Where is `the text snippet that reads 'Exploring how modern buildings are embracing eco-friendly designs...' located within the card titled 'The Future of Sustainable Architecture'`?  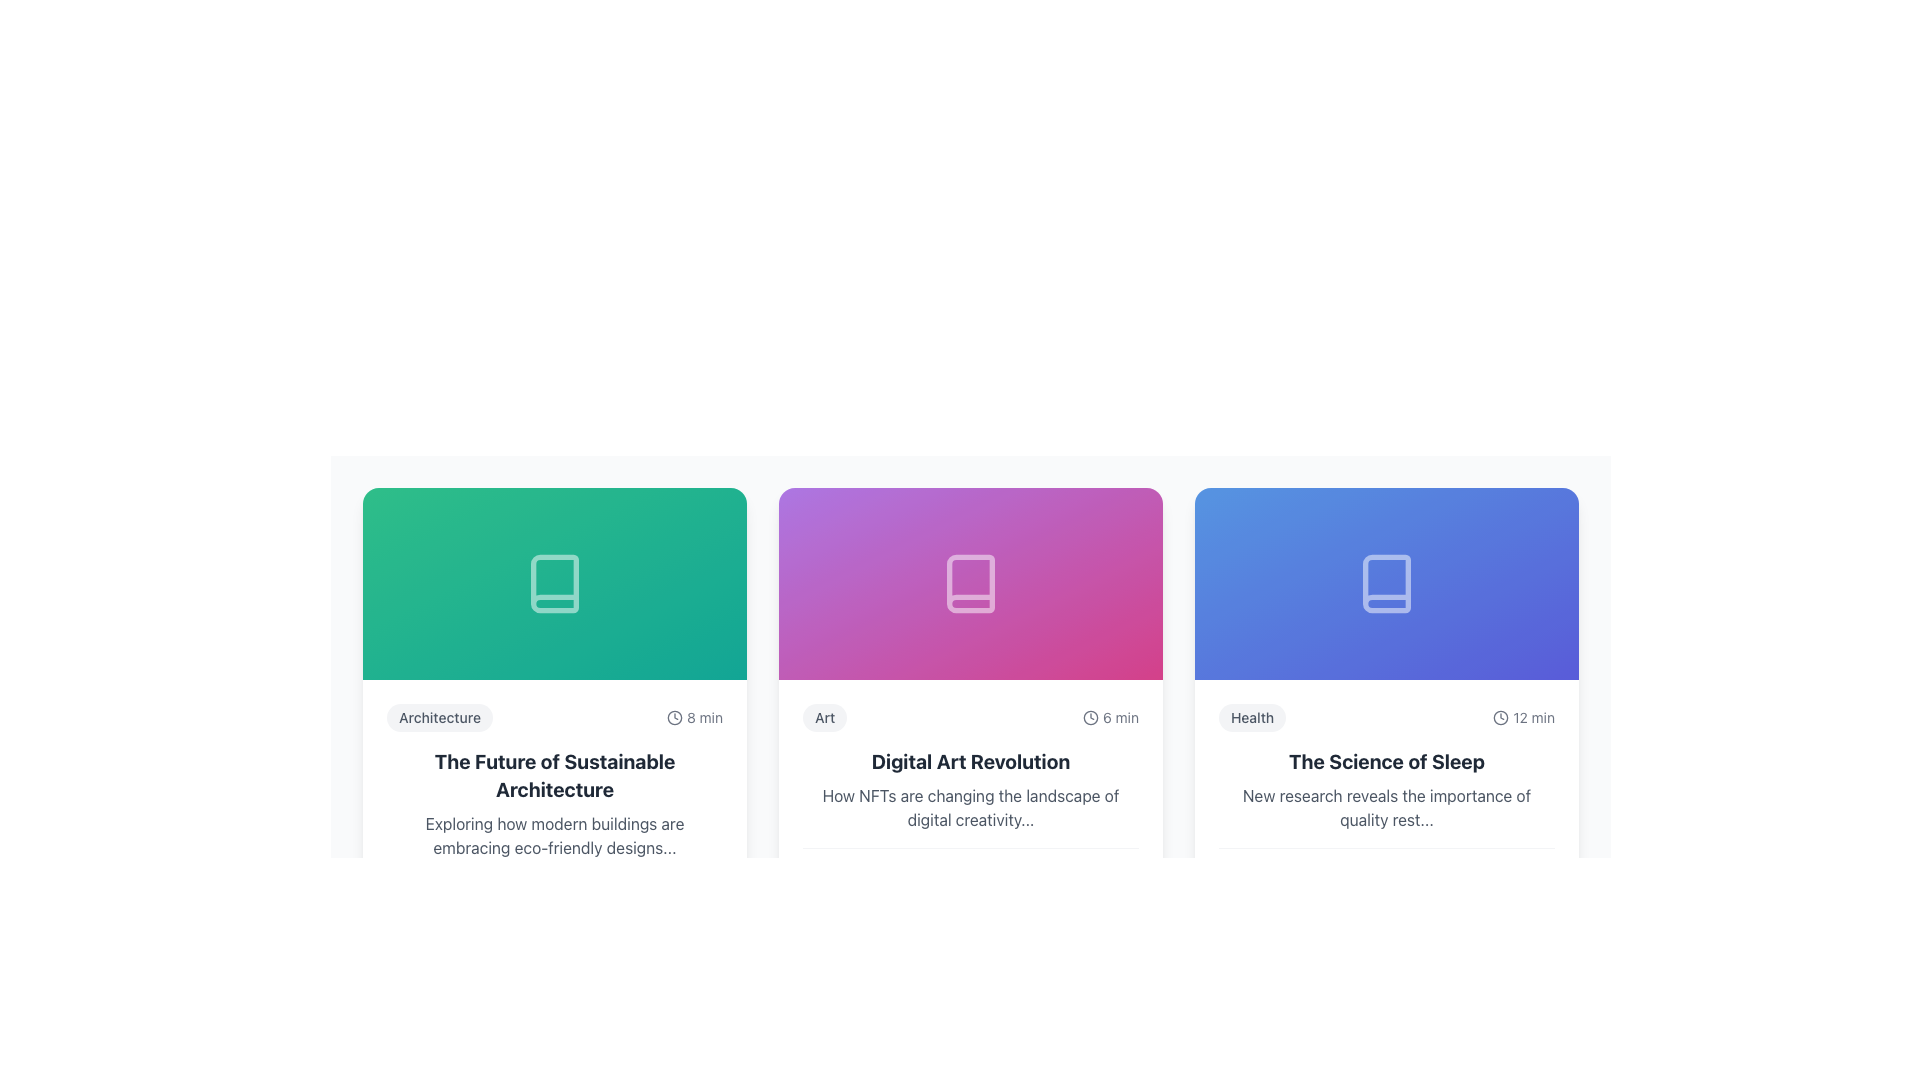 the text snippet that reads 'Exploring how modern buildings are embracing eco-friendly designs...' located within the card titled 'The Future of Sustainable Architecture' is located at coordinates (555, 836).